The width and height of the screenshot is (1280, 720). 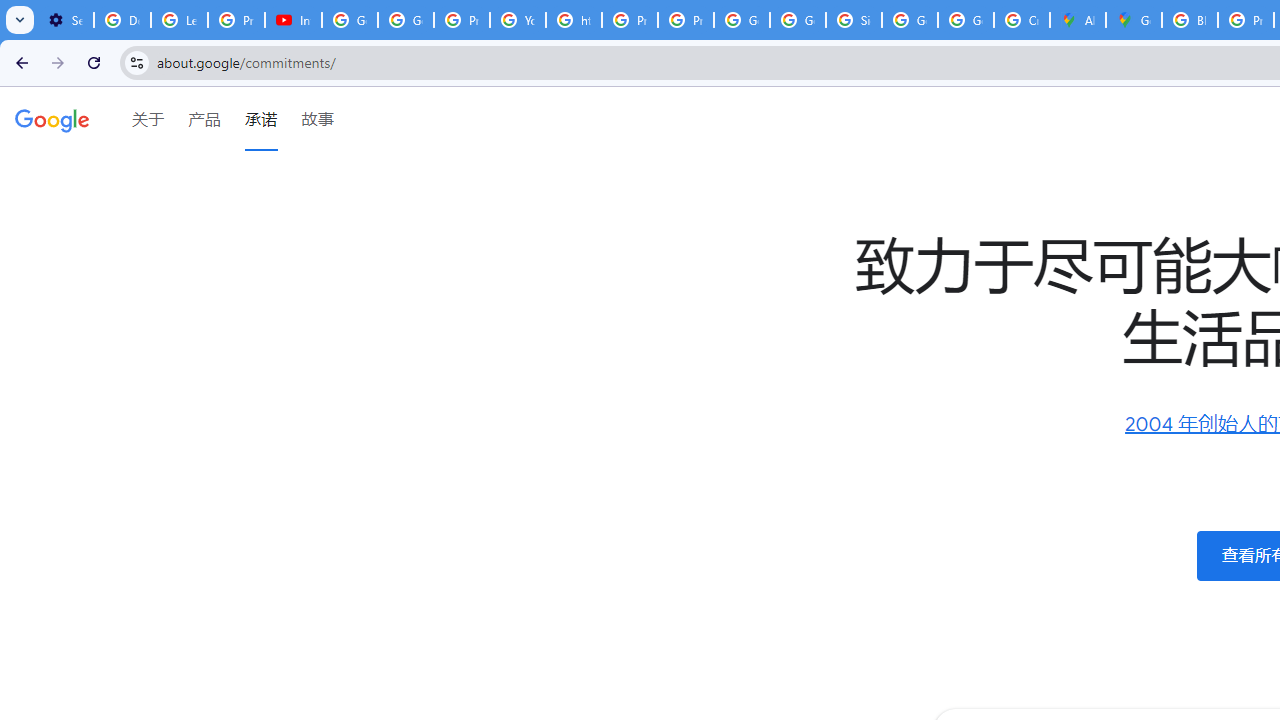 I want to click on 'Google Account Help', so click(x=404, y=20).